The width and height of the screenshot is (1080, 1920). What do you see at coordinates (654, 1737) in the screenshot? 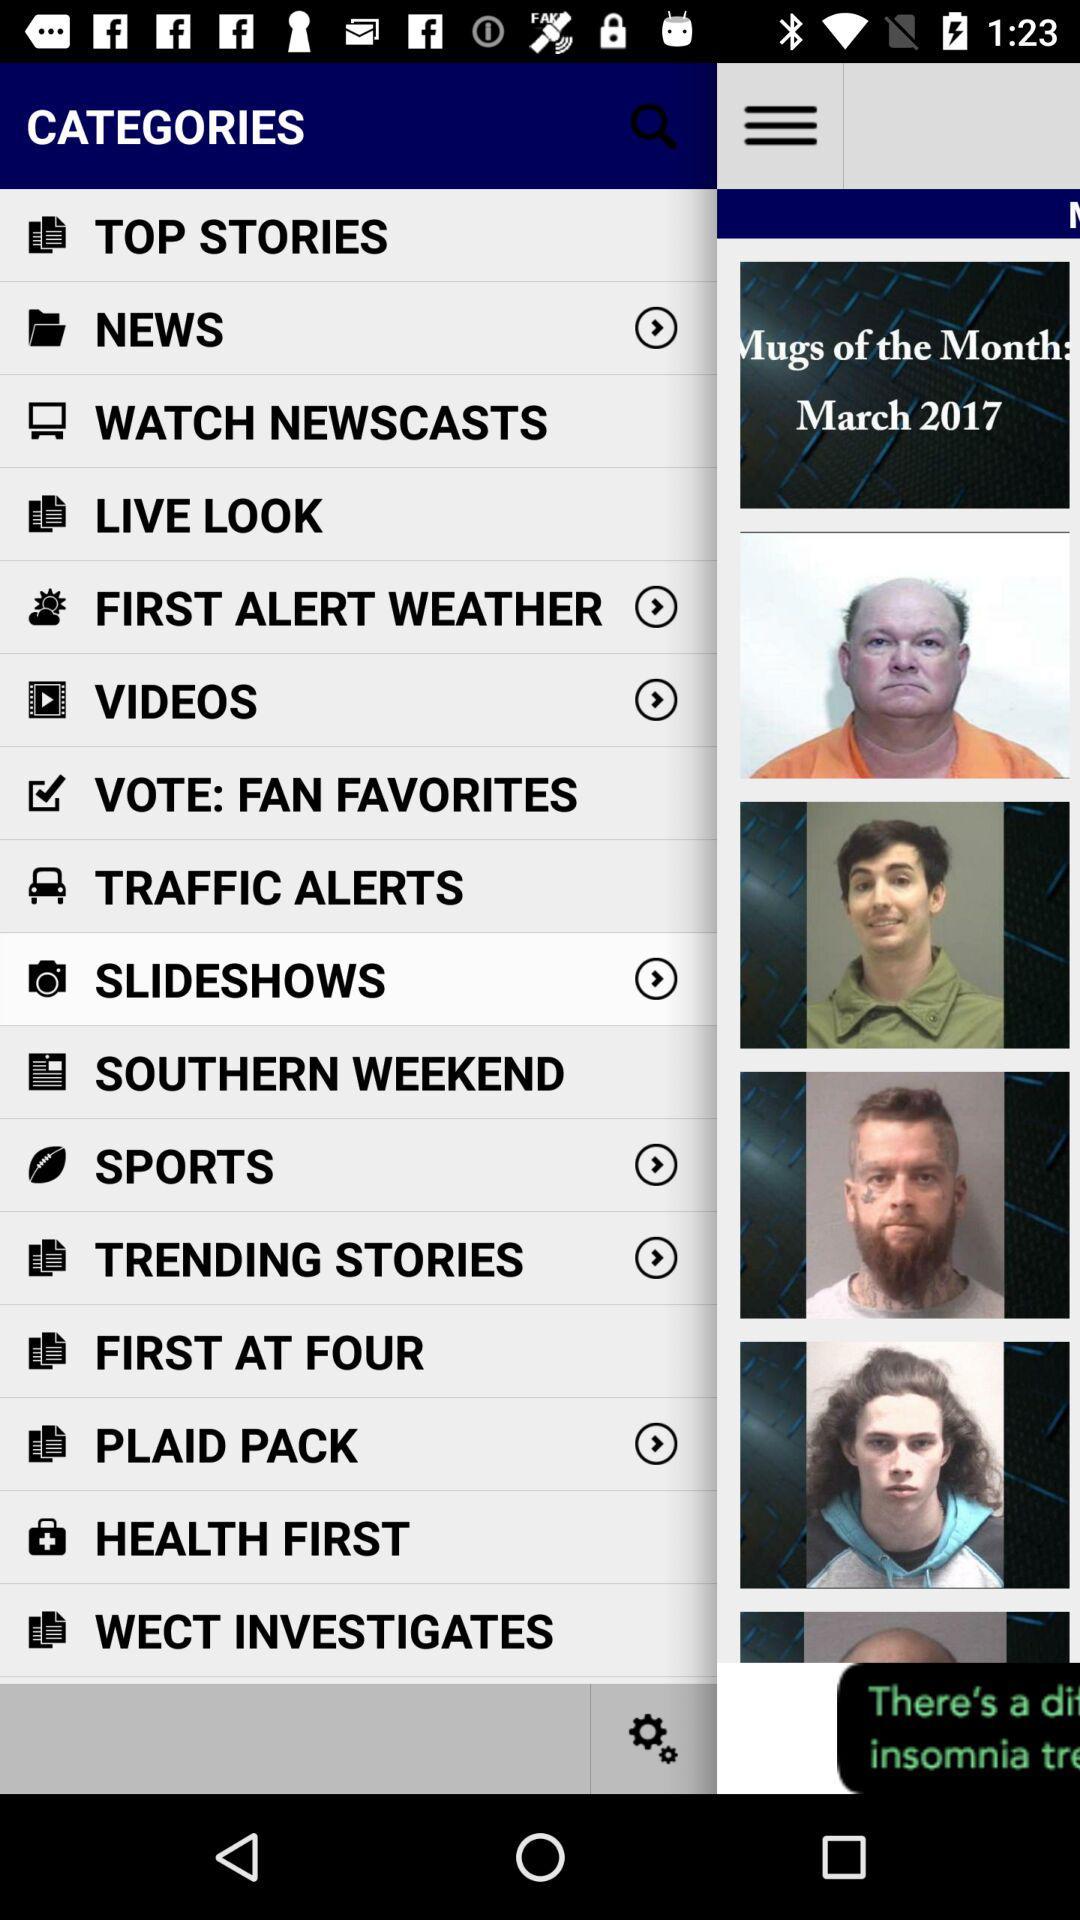
I see `the settings icon` at bounding box center [654, 1737].